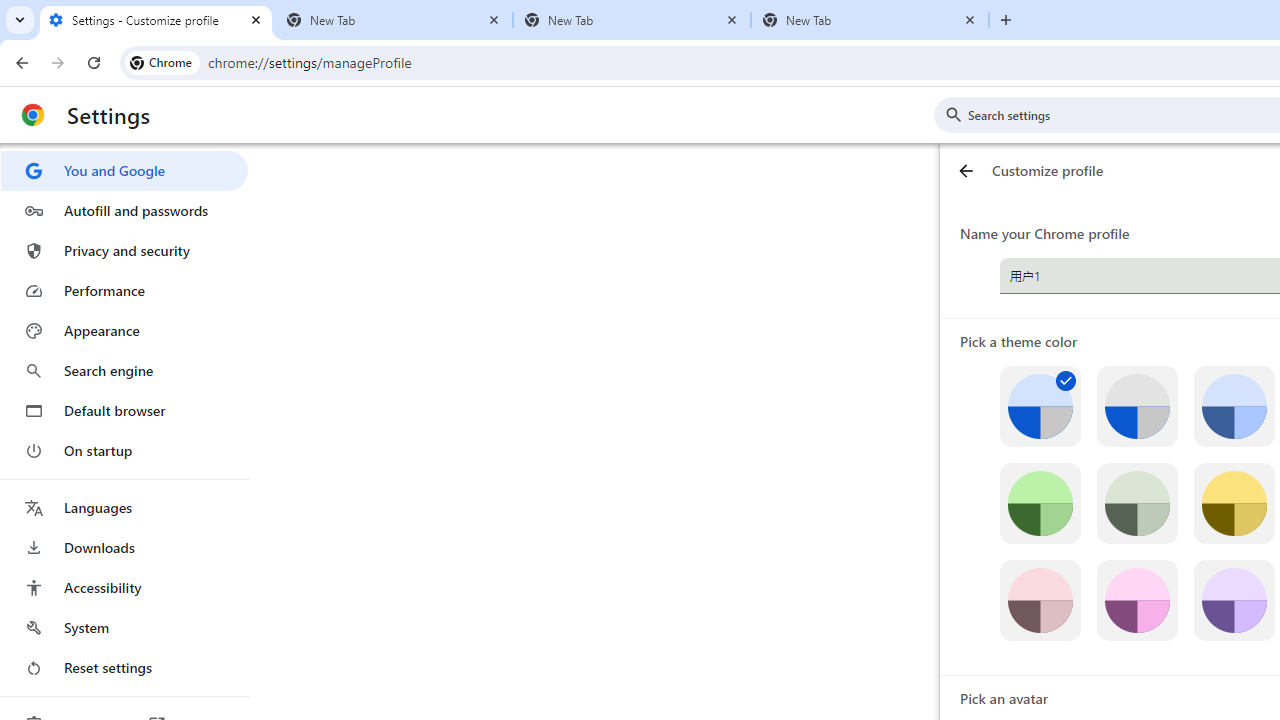 This screenshot has height=720, width=1280. What do you see at coordinates (123, 249) in the screenshot?
I see `'Privacy and security'` at bounding box center [123, 249].